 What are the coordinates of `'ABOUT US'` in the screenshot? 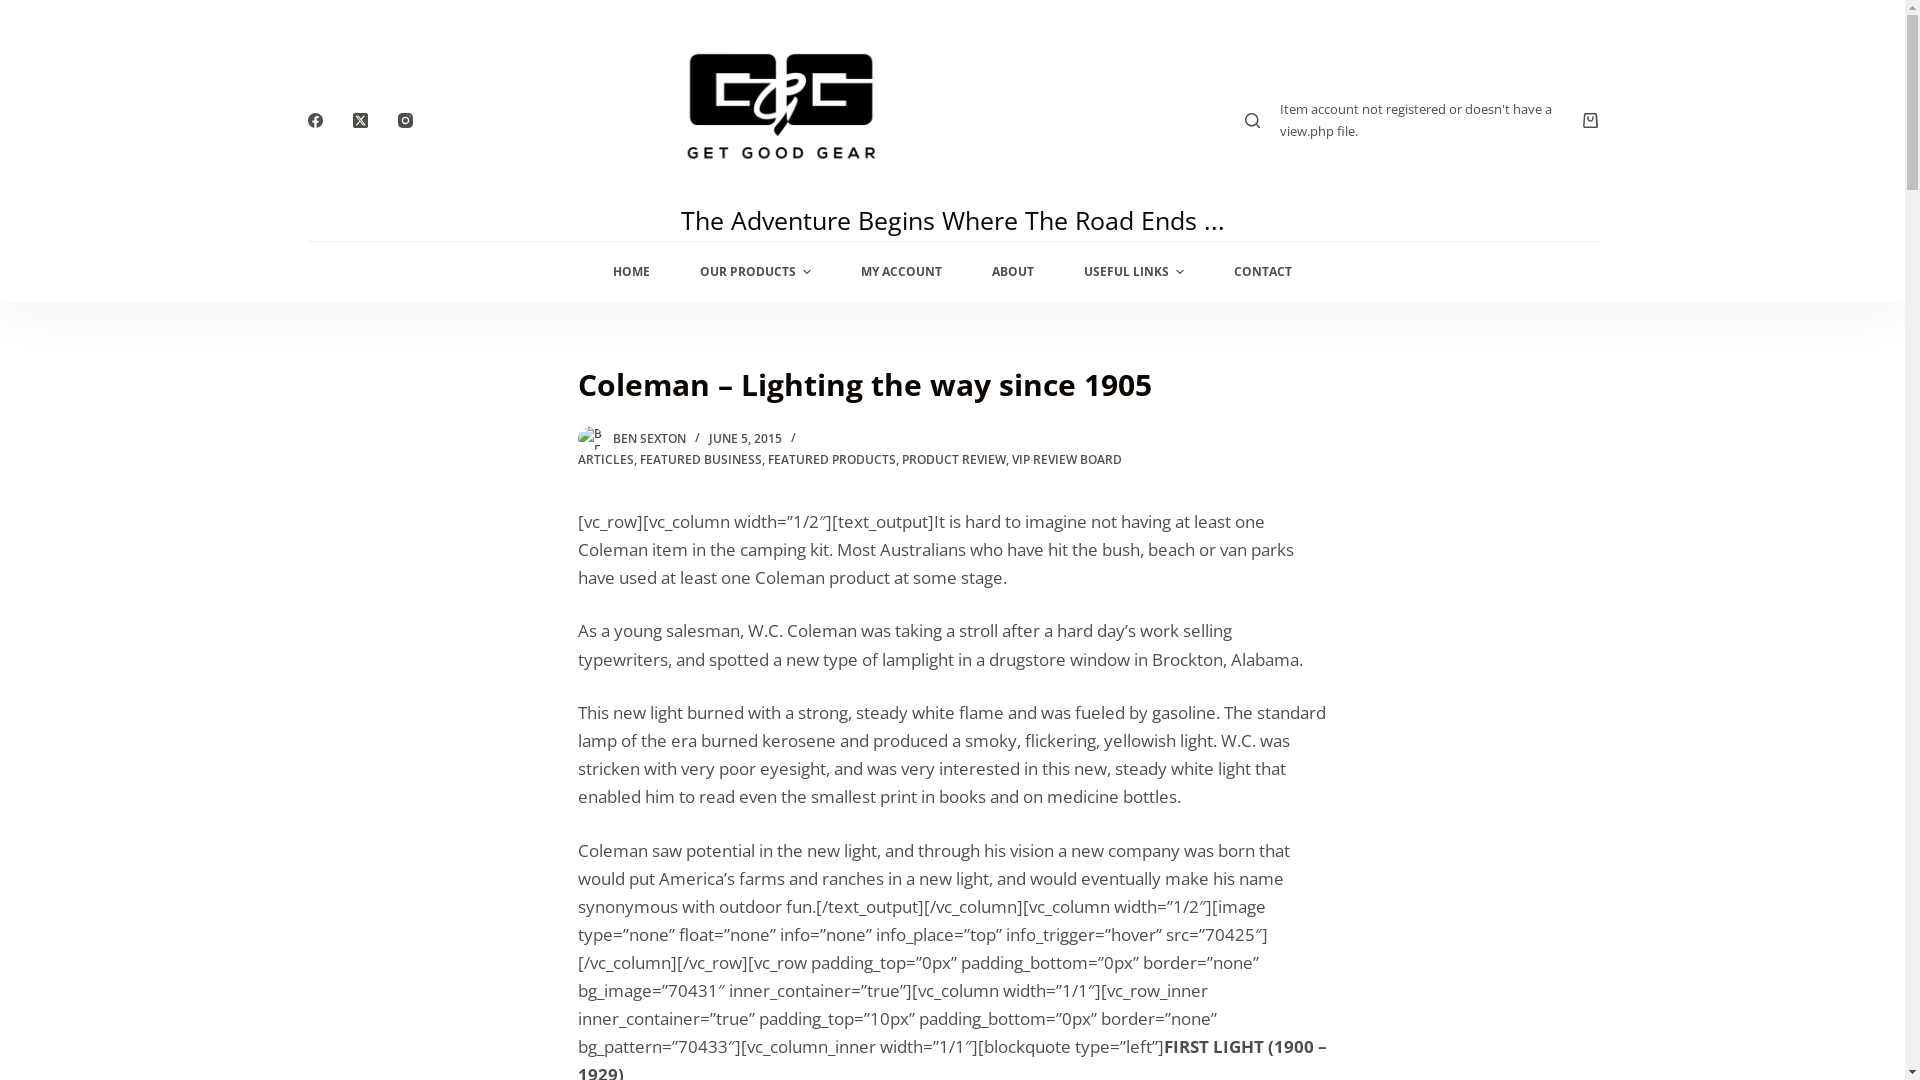 It's located at (1416, 547).